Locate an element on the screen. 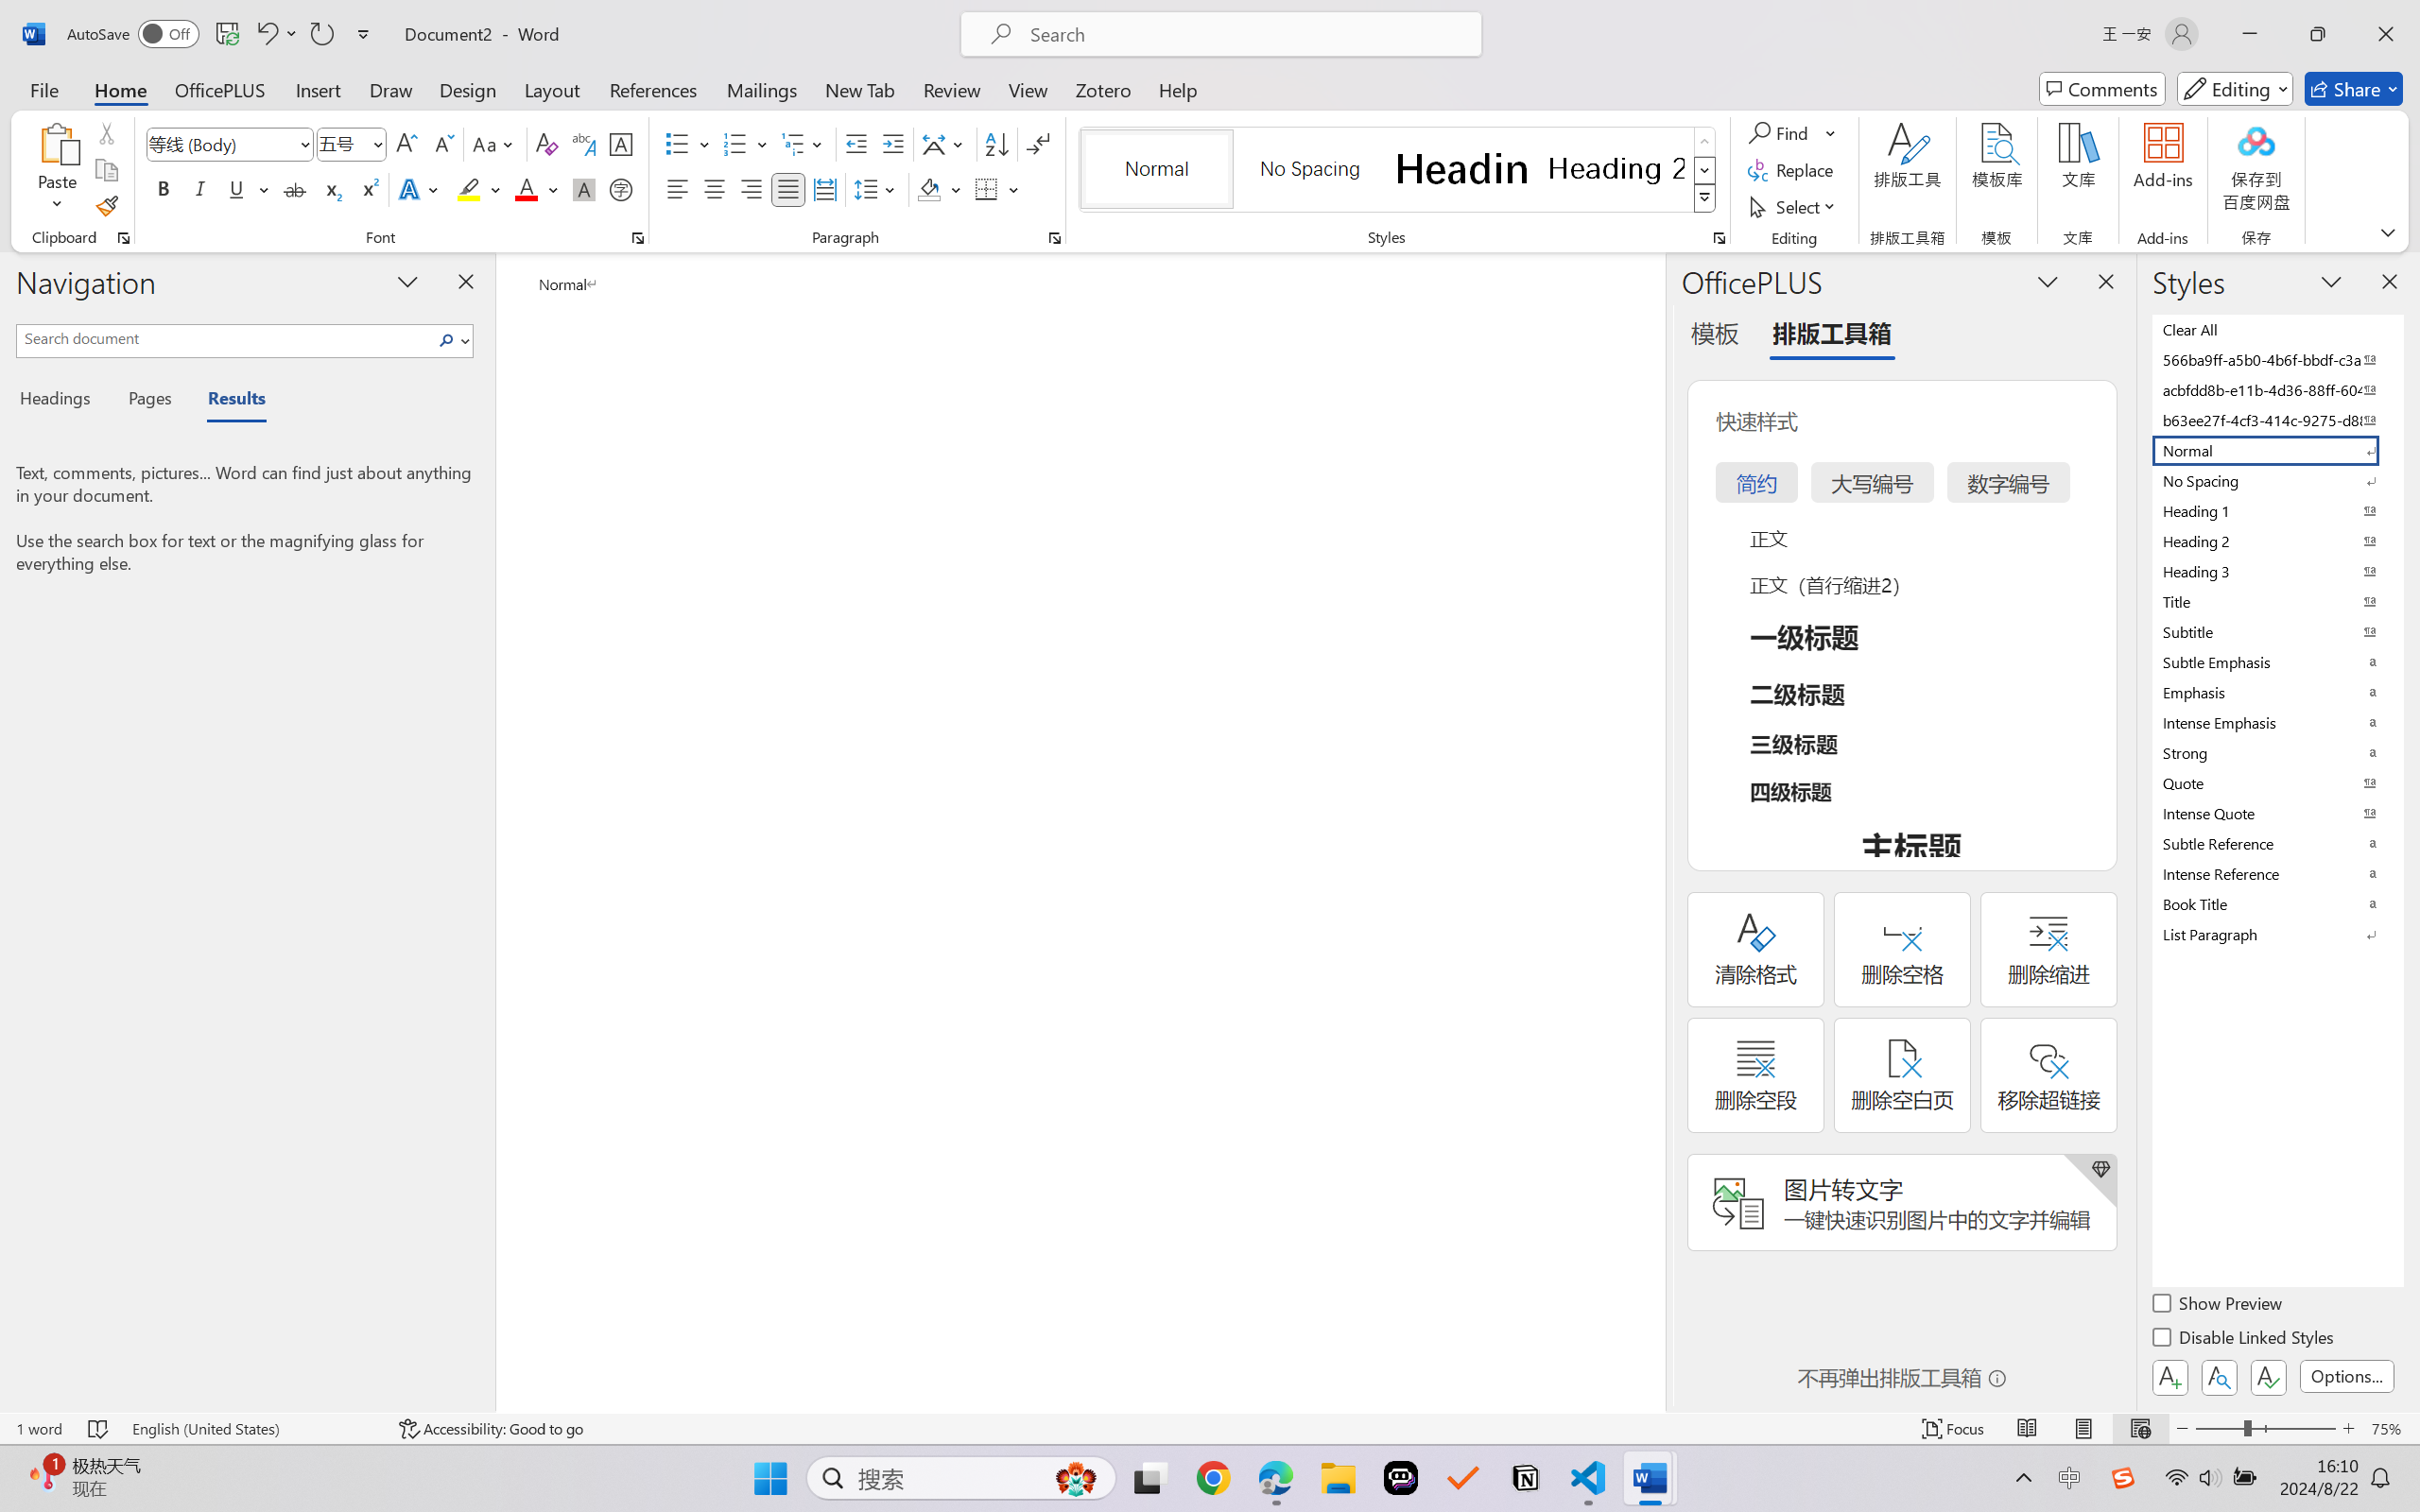 The width and height of the screenshot is (2420, 1512). 'Row up' is located at coordinates (1703, 141).